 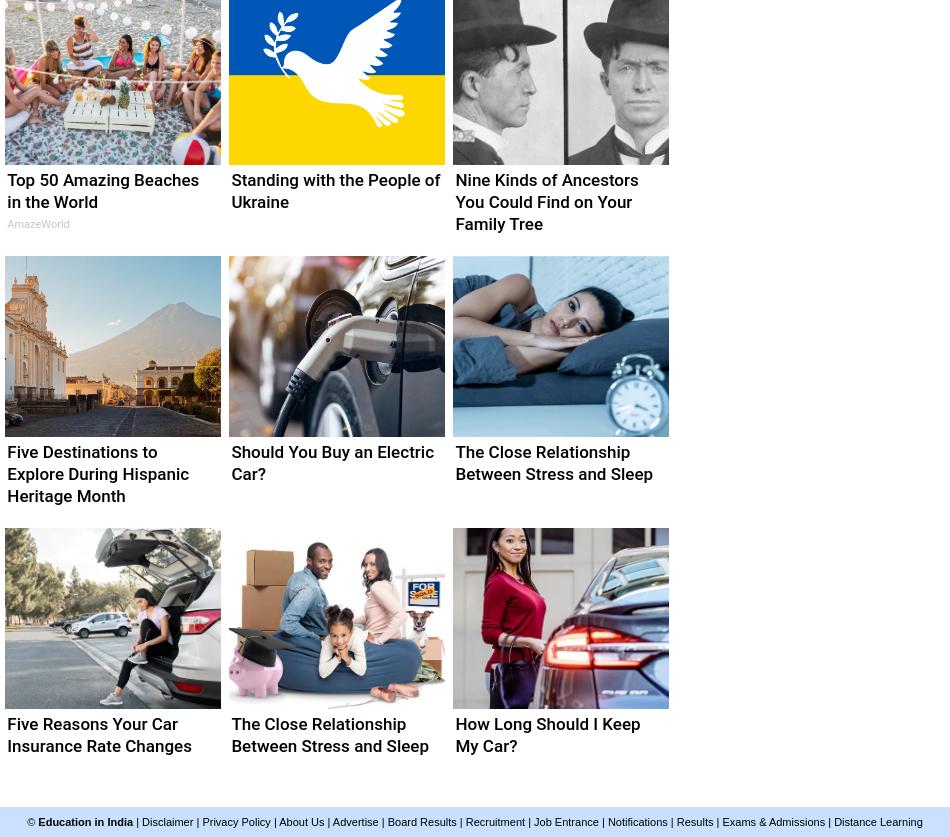 What do you see at coordinates (566, 821) in the screenshot?
I see `'Job Entrance'` at bounding box center [566, 821].